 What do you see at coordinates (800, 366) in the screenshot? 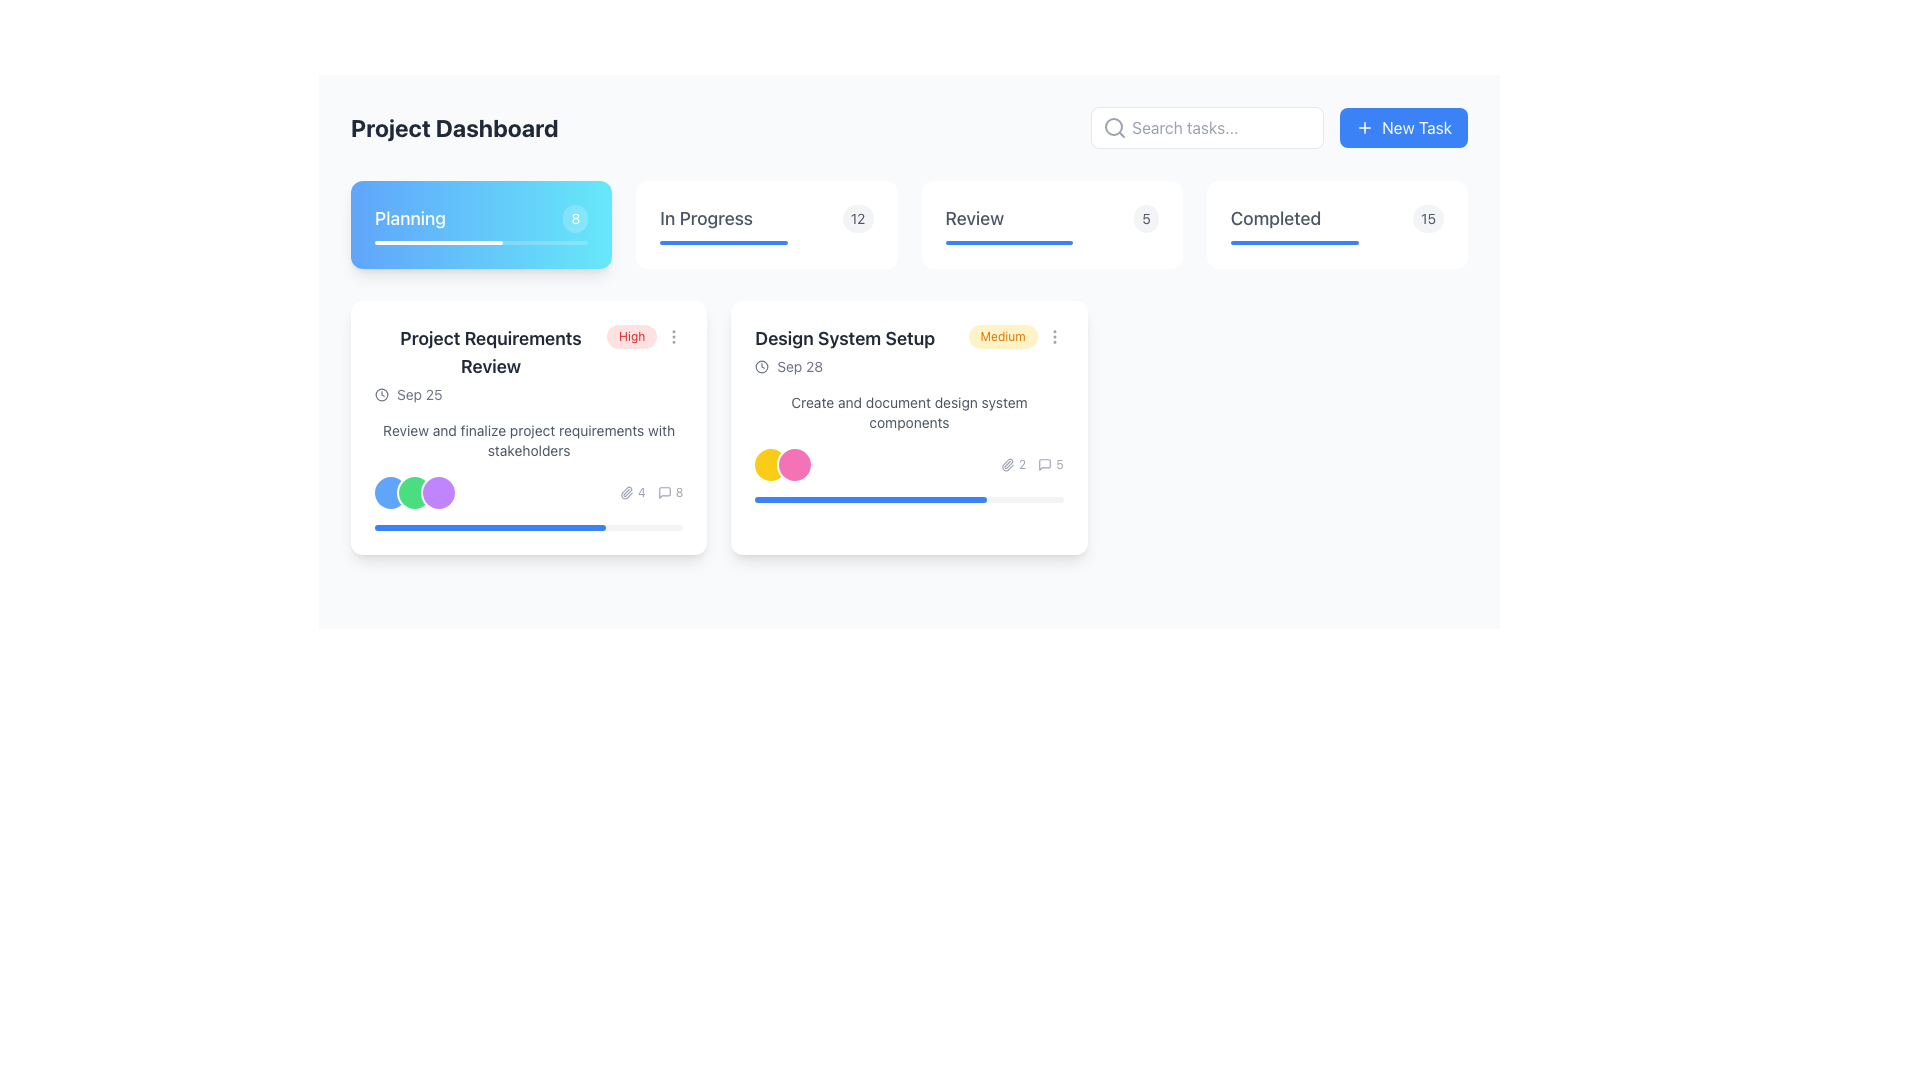
I see `the Text Label that indicates the date associated with the card titled 'Design System Setup', located directly below the clock icon in the top-left corner of the card` at bounding box center [800, 366].